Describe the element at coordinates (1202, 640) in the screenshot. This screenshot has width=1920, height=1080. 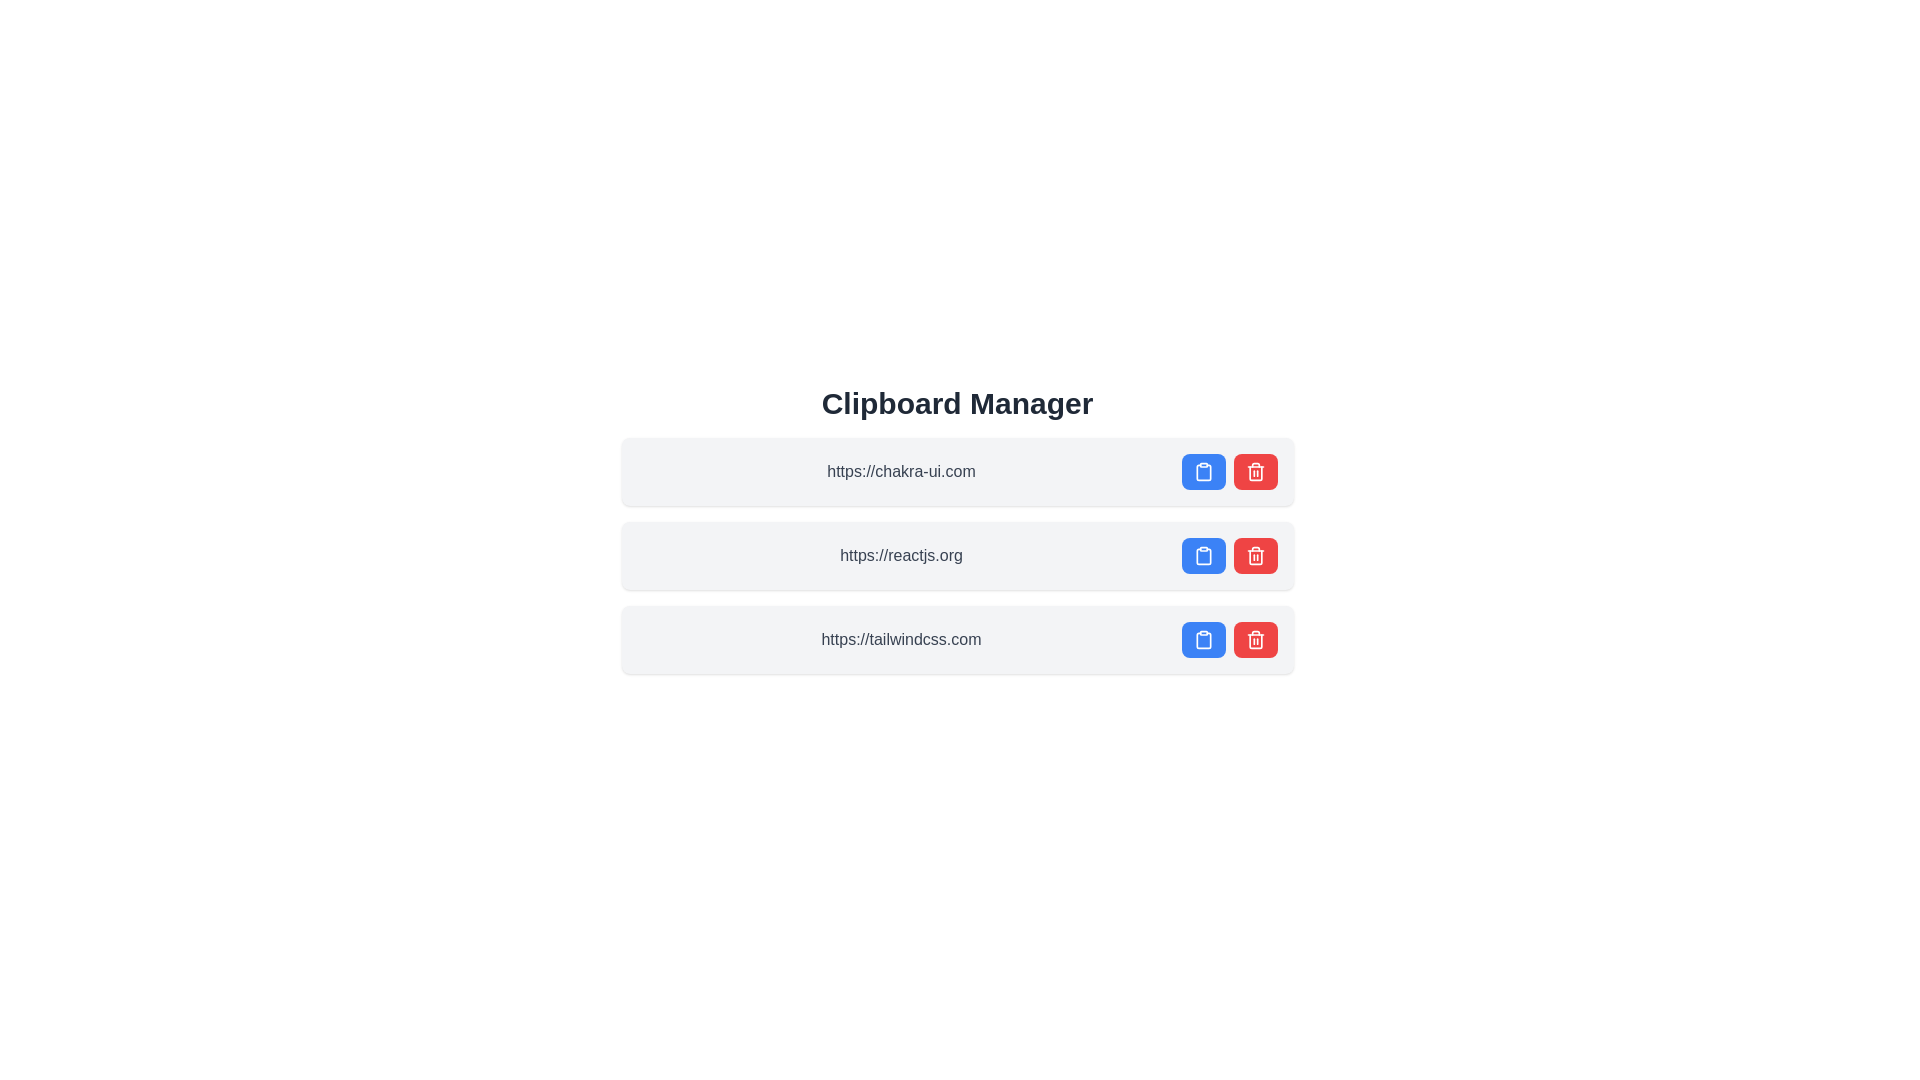
I see `the blue rectangular button with rounded corners and a clipboard icon for the 'tailwindcss.com' entry in the clipboard manager interface` at that location.